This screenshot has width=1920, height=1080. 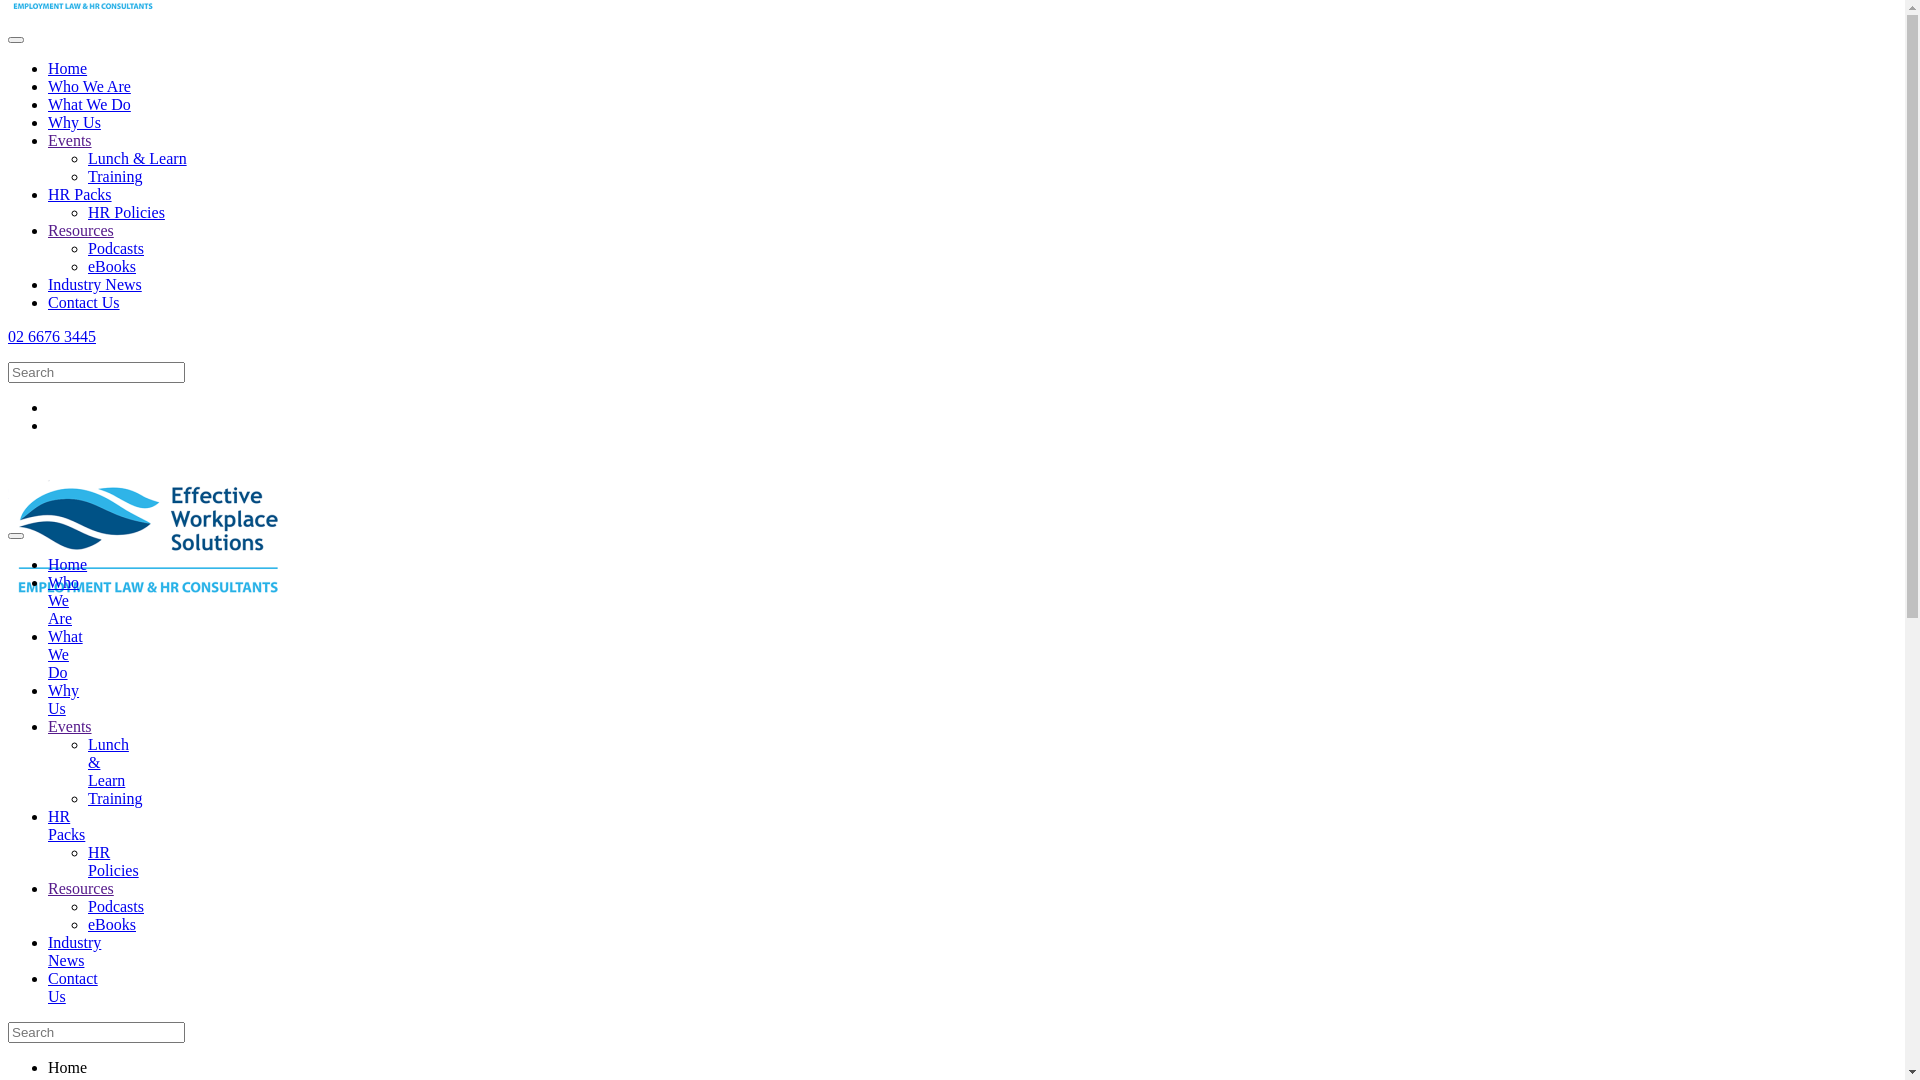 I want to click on 'Training', so click(x=114, y=175).